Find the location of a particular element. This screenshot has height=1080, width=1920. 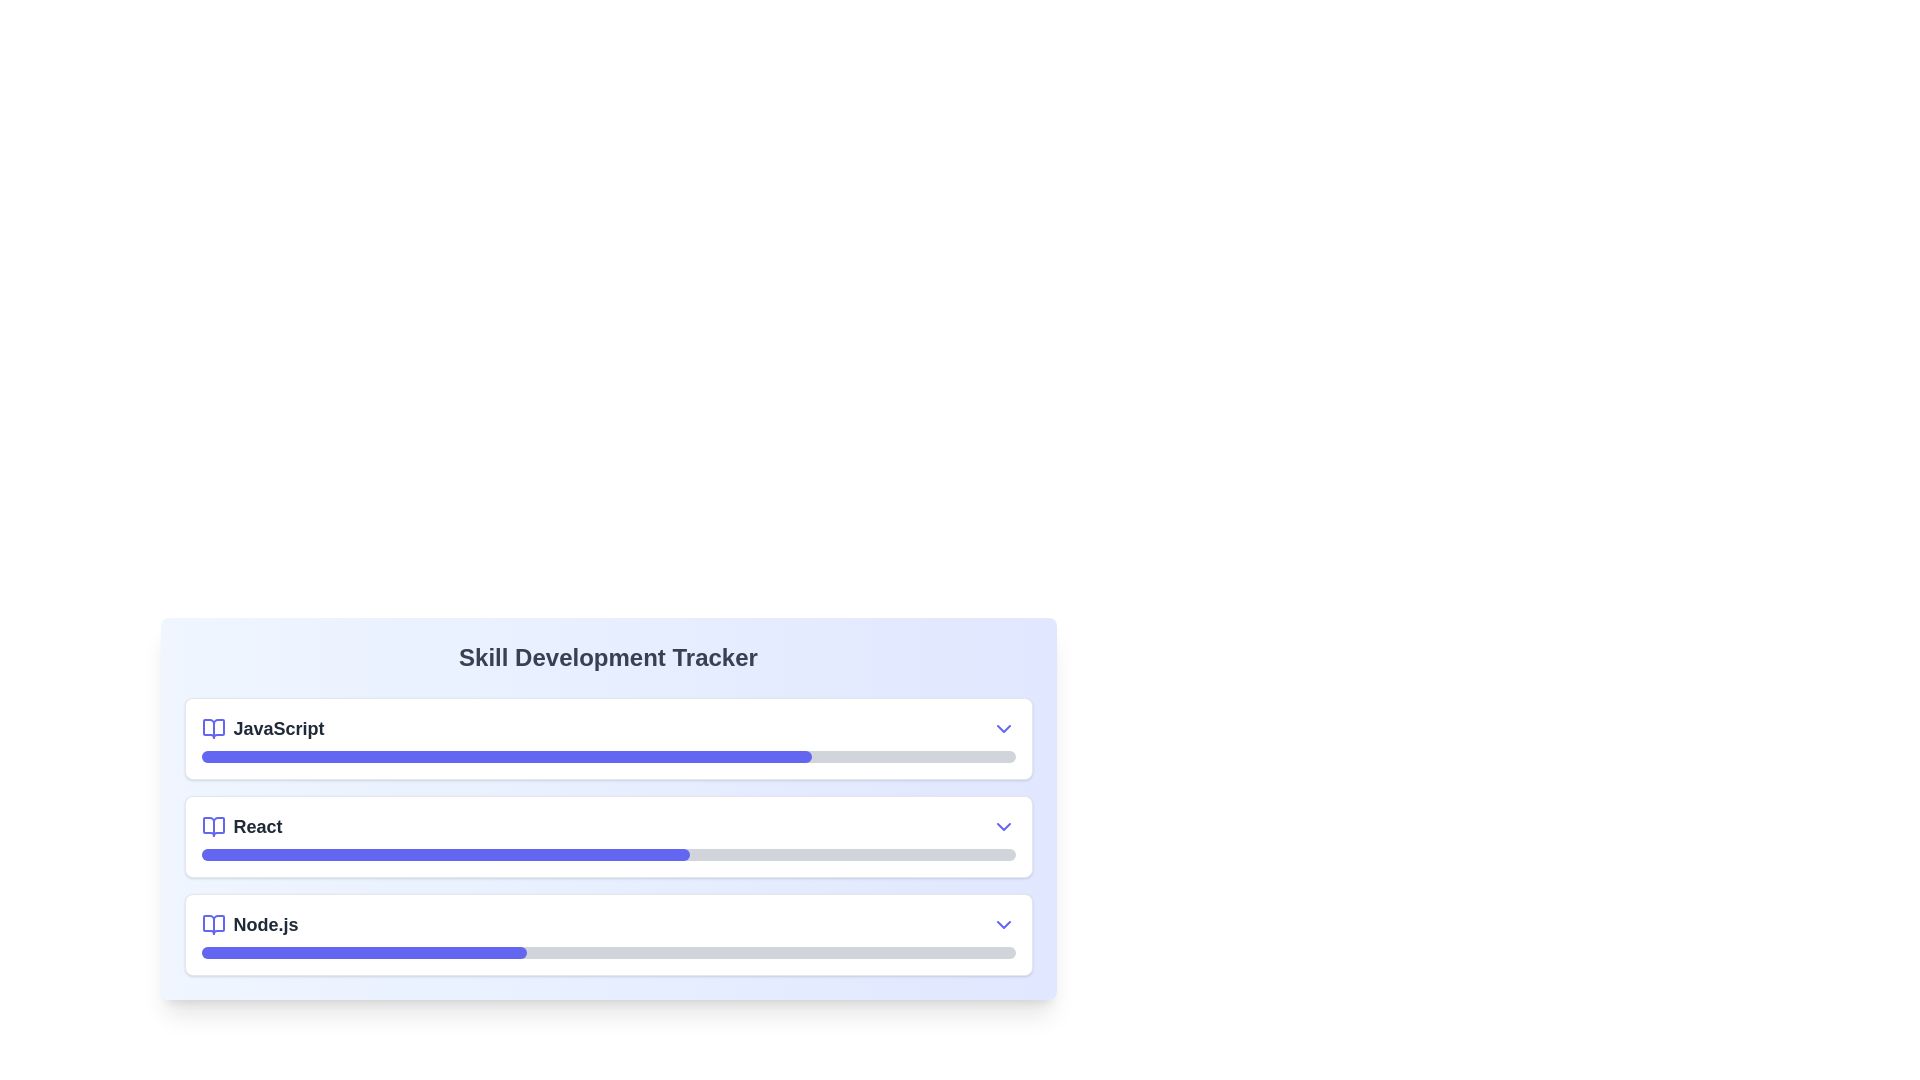

the progress bar is located at coordinates (591, 951).